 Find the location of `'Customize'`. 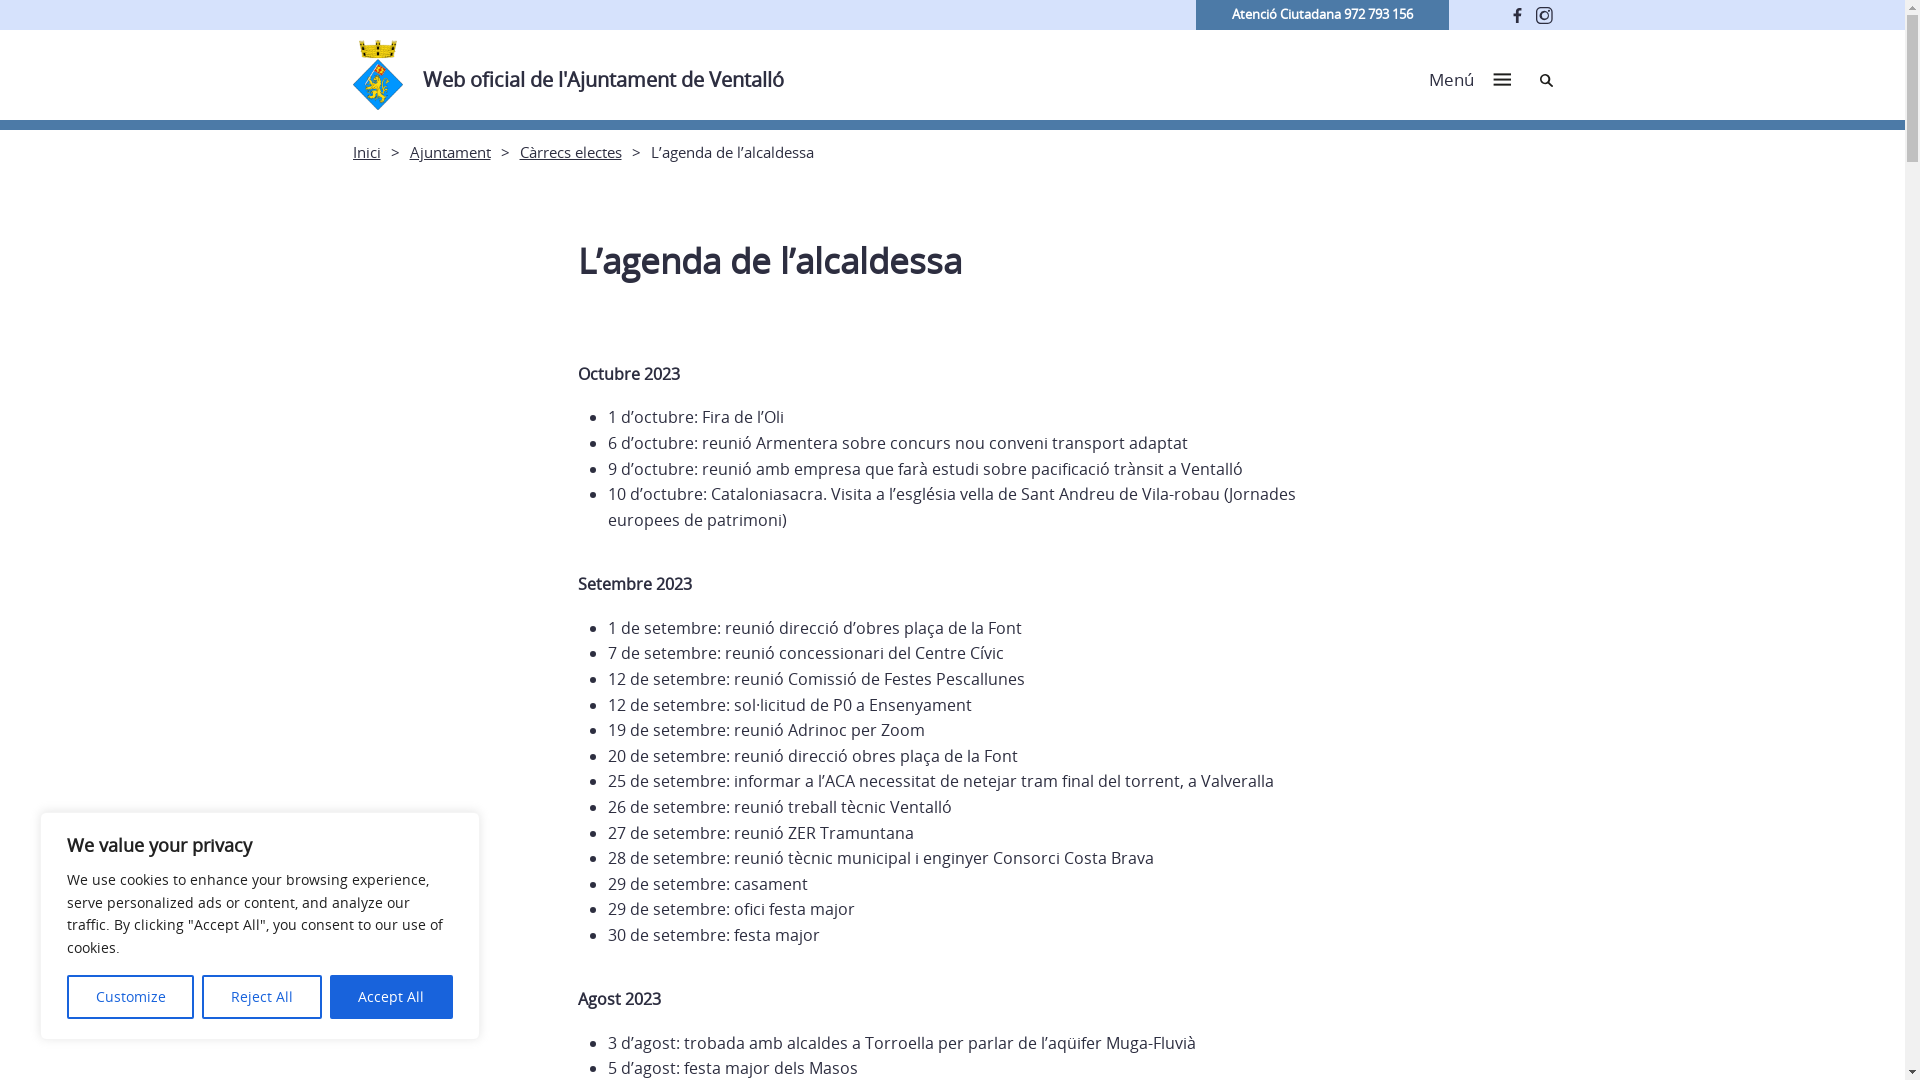

'Customize' is located at coordinates (129, 996).